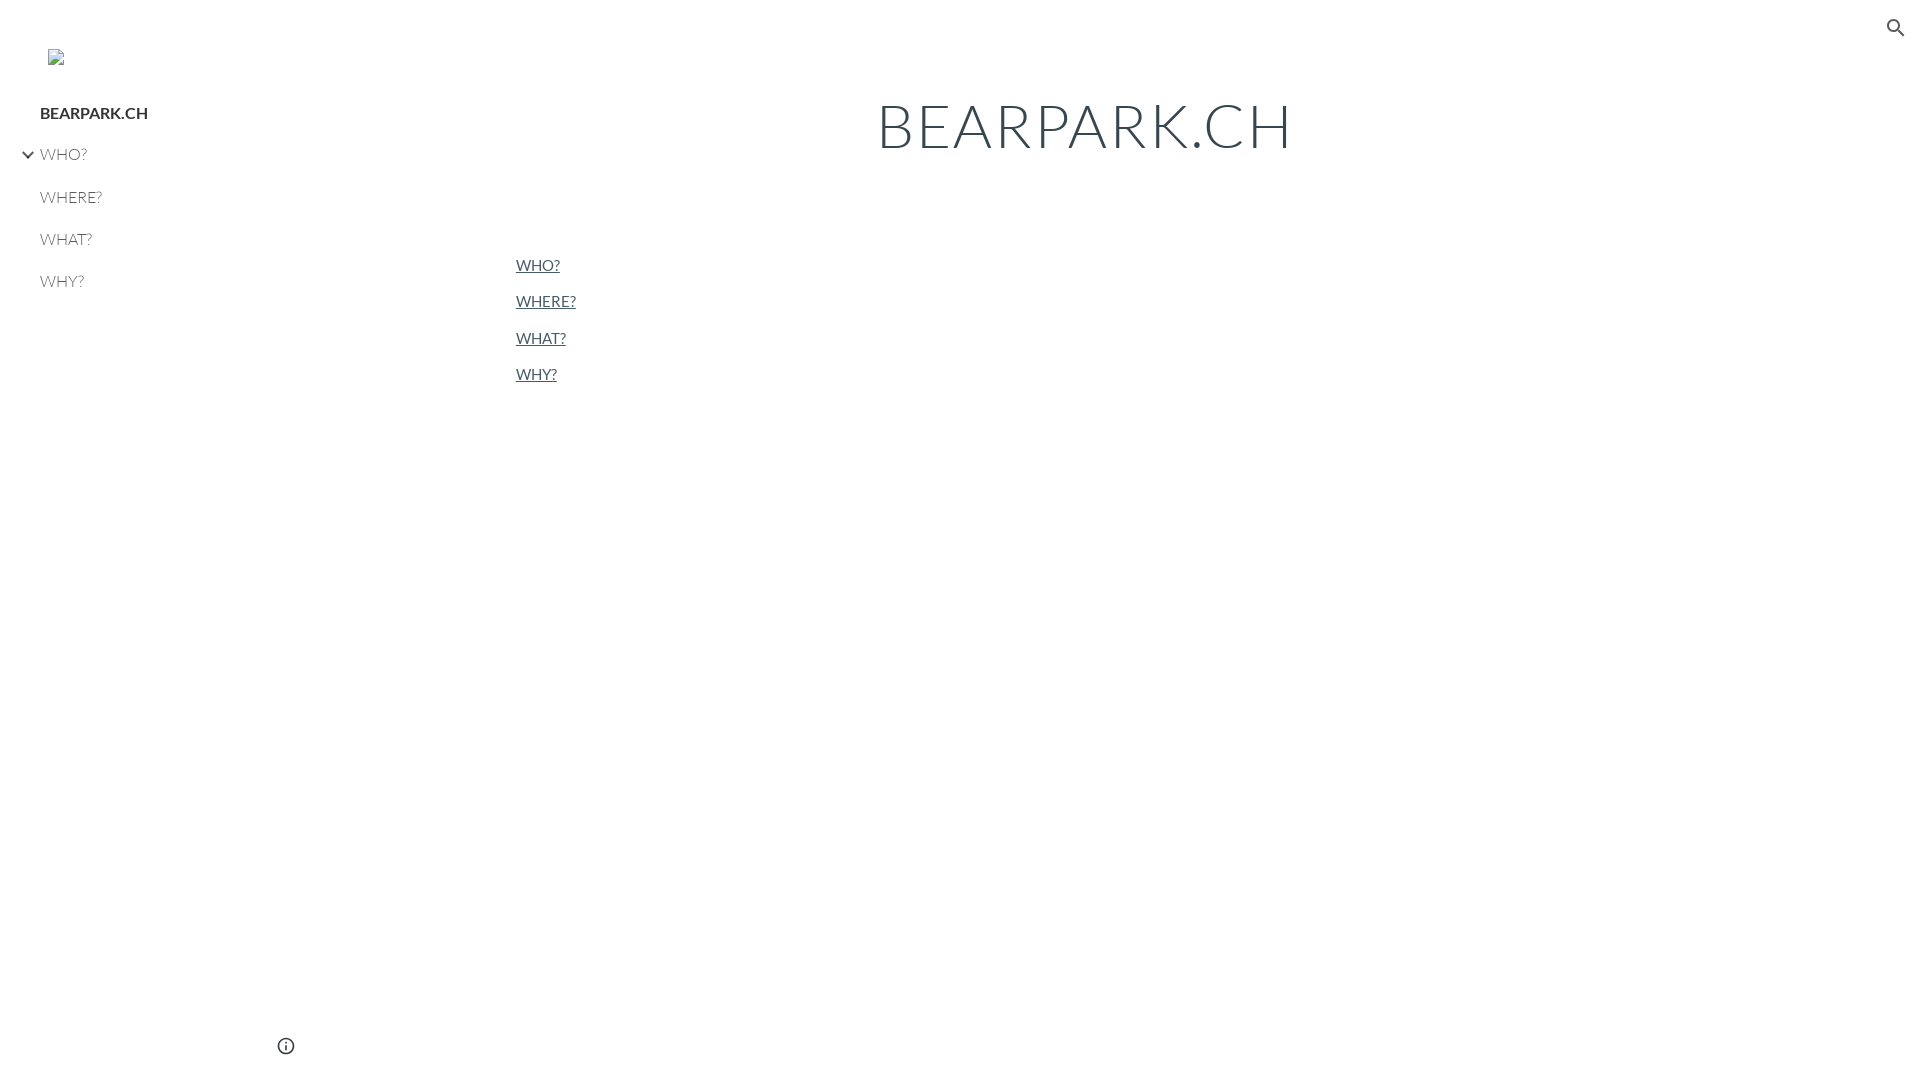 This screenshot has width=1920, height=1080. What do you see at coordinates (136, 238) in the screenshot?
I see `'WHAT?'` at bounding box center [136, 238].